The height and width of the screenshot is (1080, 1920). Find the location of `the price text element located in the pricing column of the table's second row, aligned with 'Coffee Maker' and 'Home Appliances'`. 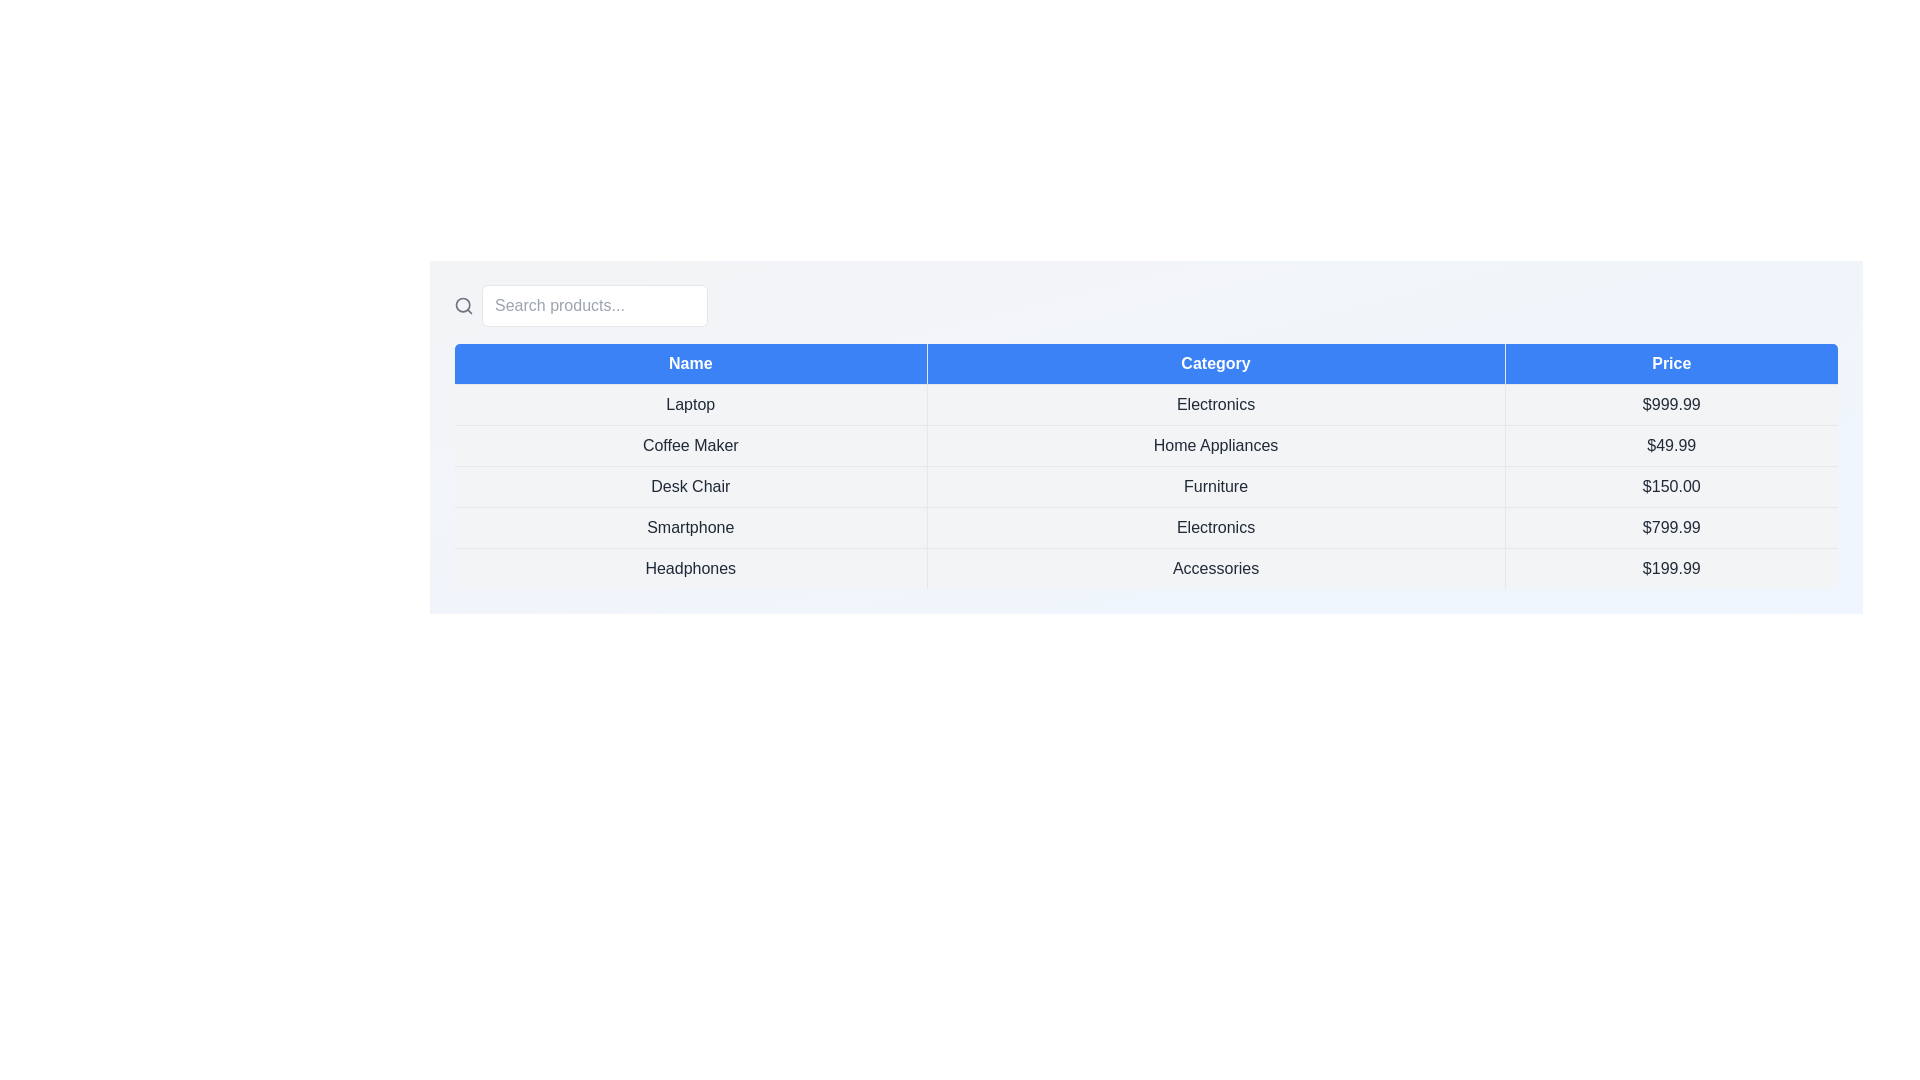

the price text element located in the pricing column of the table's second row, aligned with 'Coffee Maker' and 'Home Appliances' is located at coordinates (1671, 445).